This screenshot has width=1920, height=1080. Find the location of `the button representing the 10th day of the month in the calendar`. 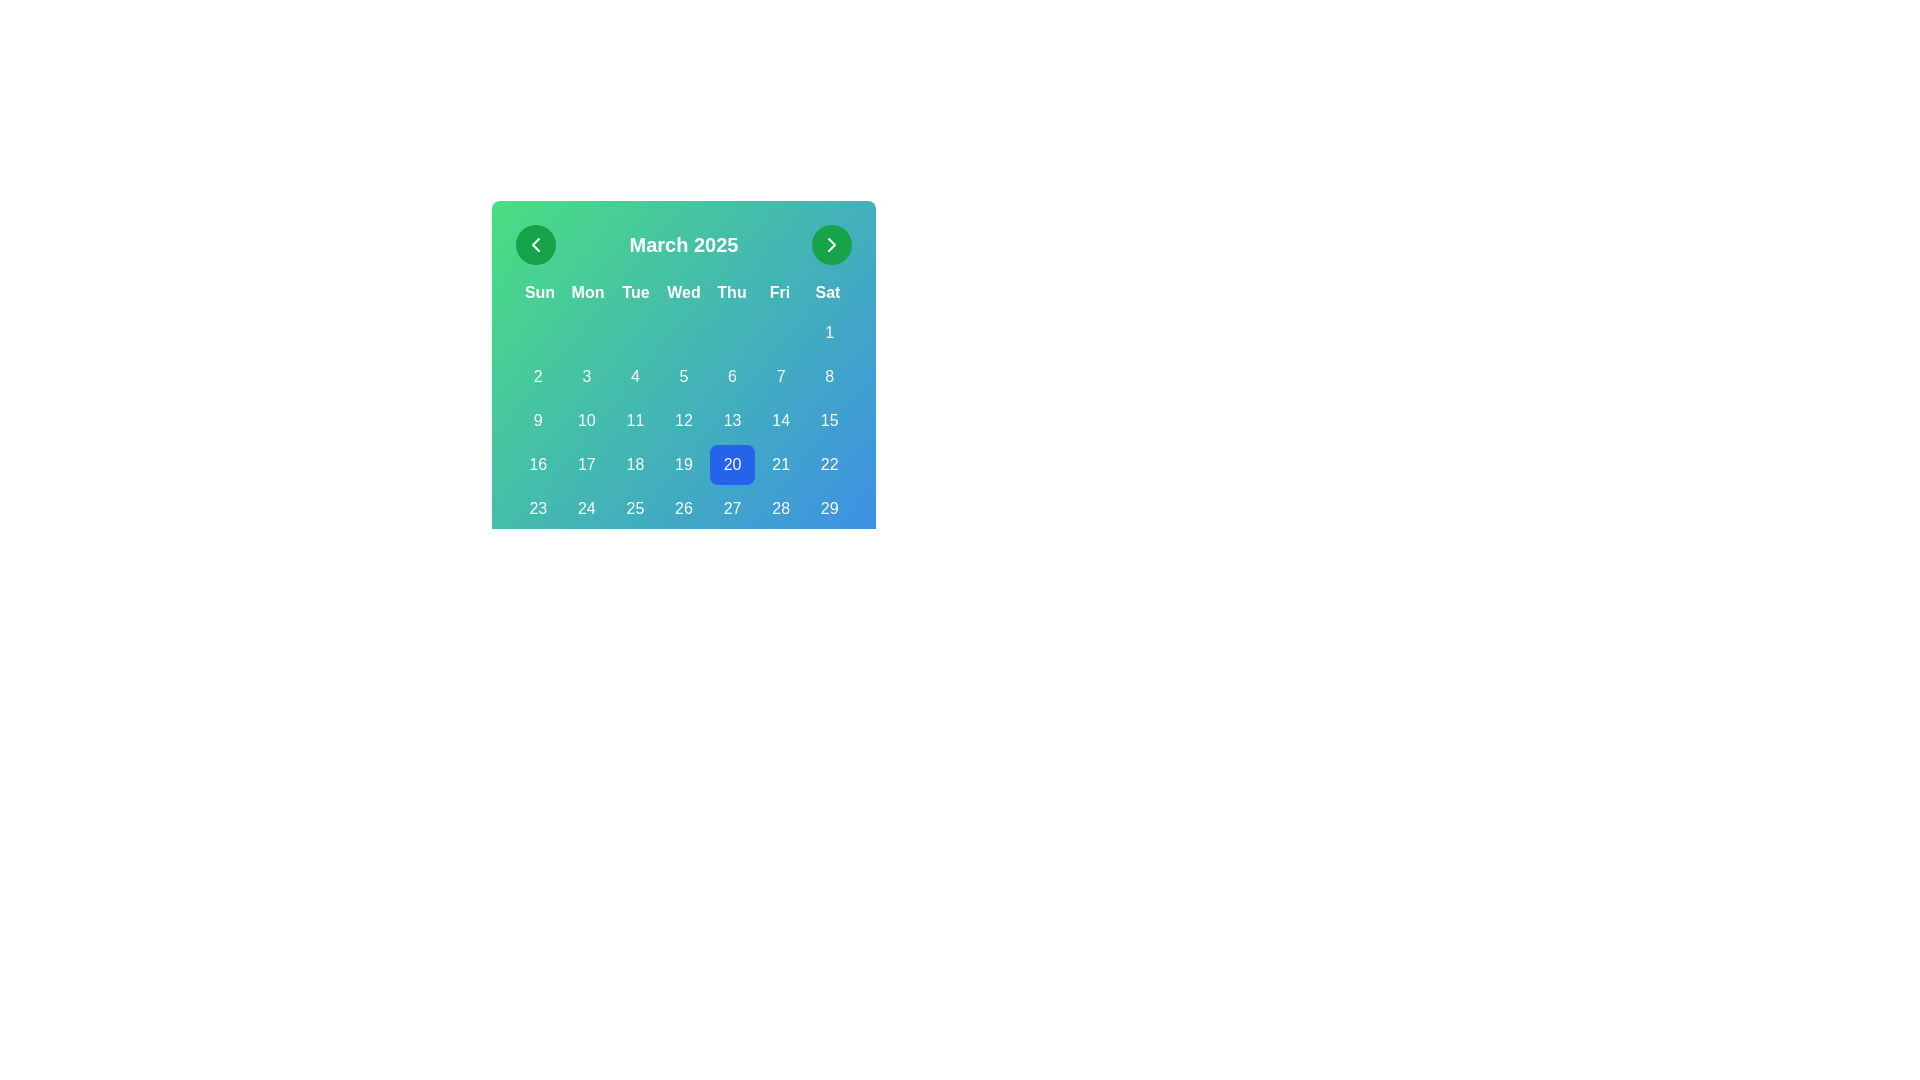

the button representing the 10th day of the month in the calendar is located at coordinates (585, 419).